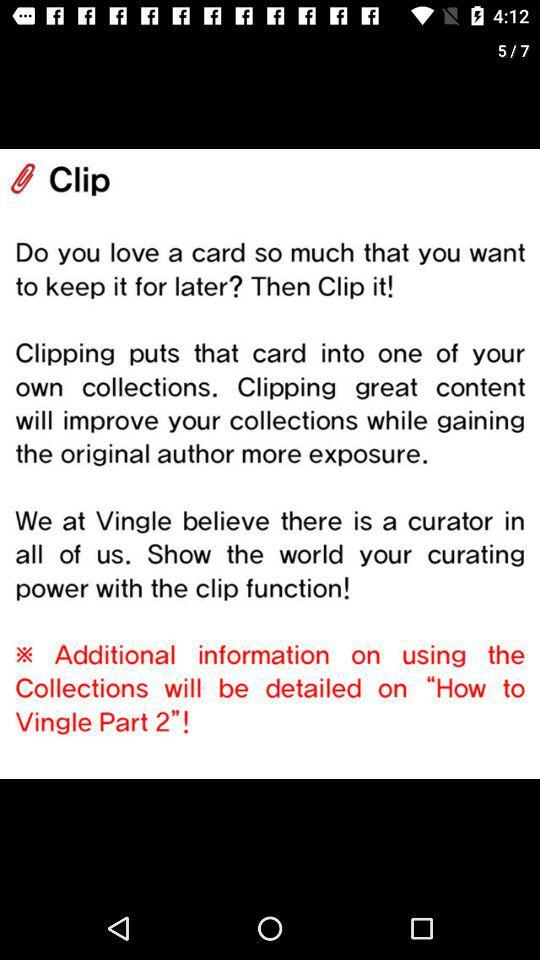 The height and width of the screenshot is (960, 540). I want to click on the icon at the center, so click(270, 464).